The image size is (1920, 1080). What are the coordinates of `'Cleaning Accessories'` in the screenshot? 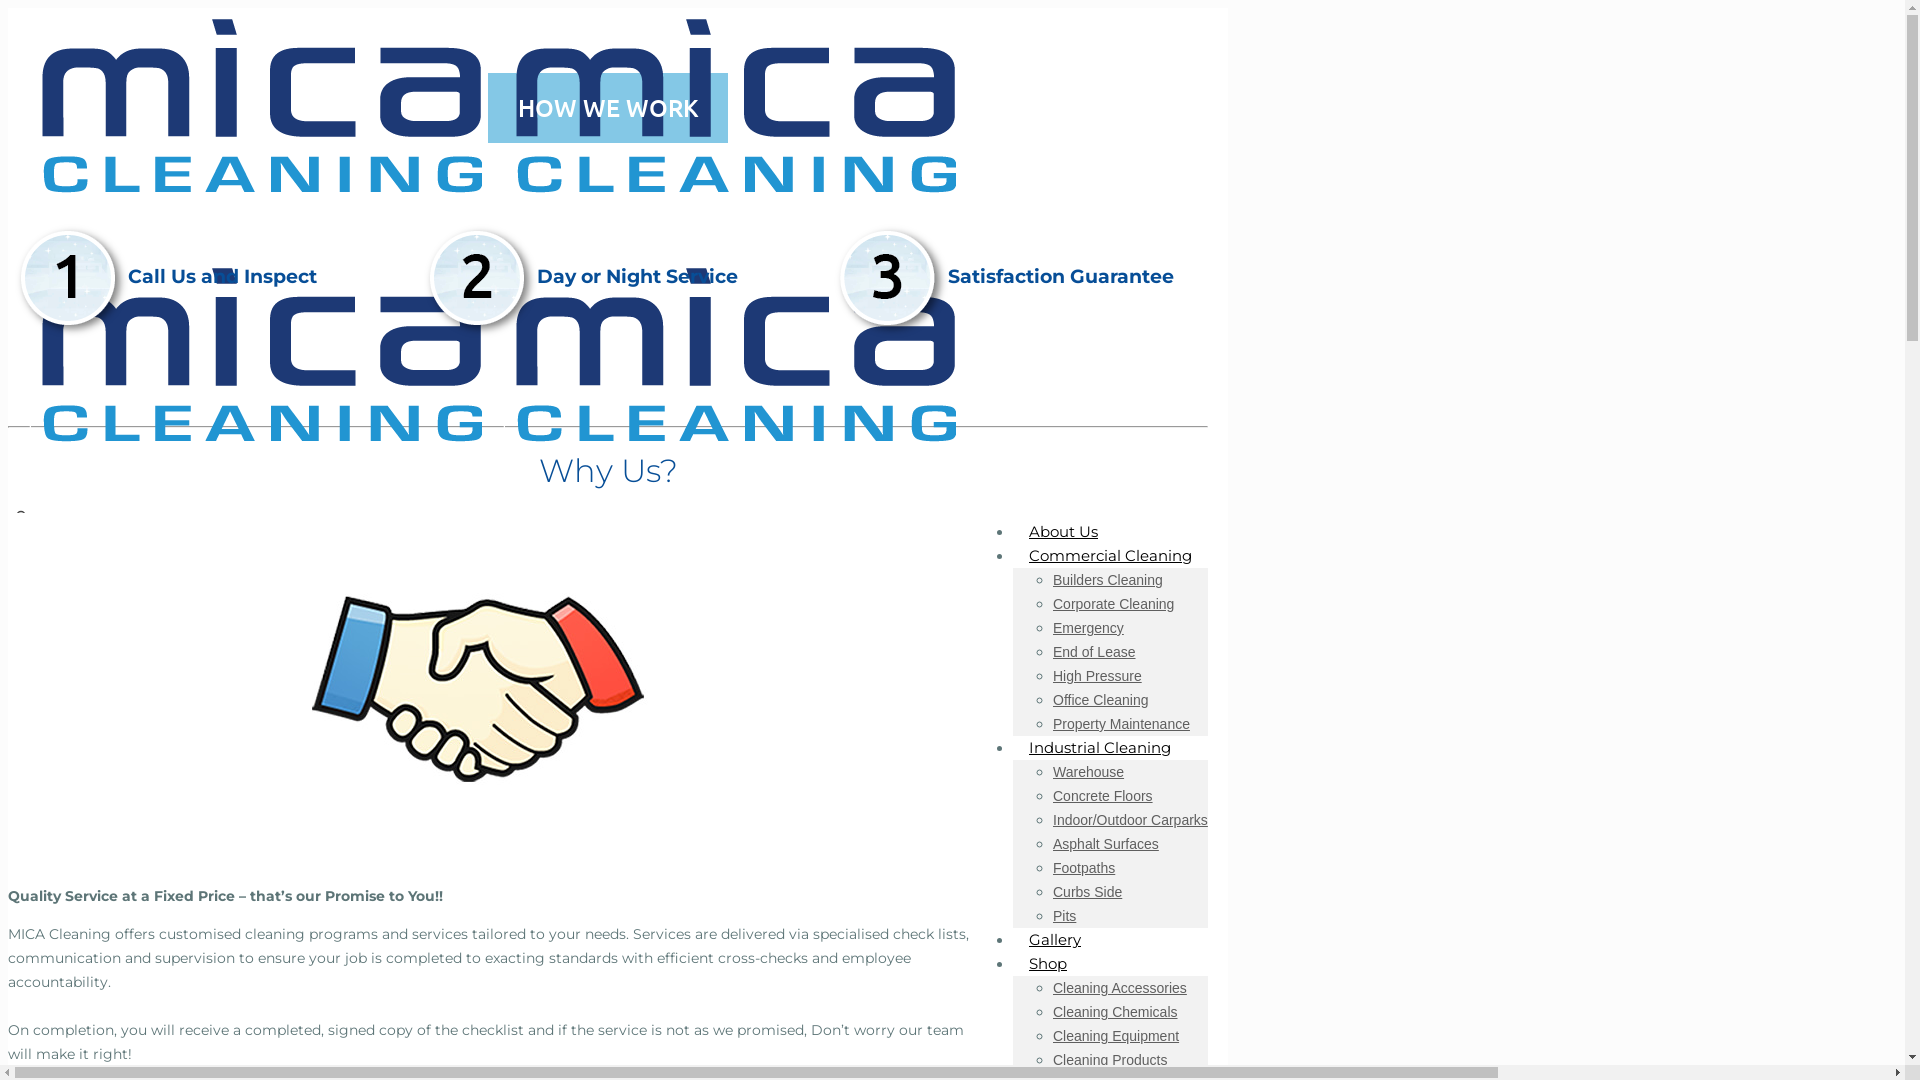 It's located at (1118, 986).